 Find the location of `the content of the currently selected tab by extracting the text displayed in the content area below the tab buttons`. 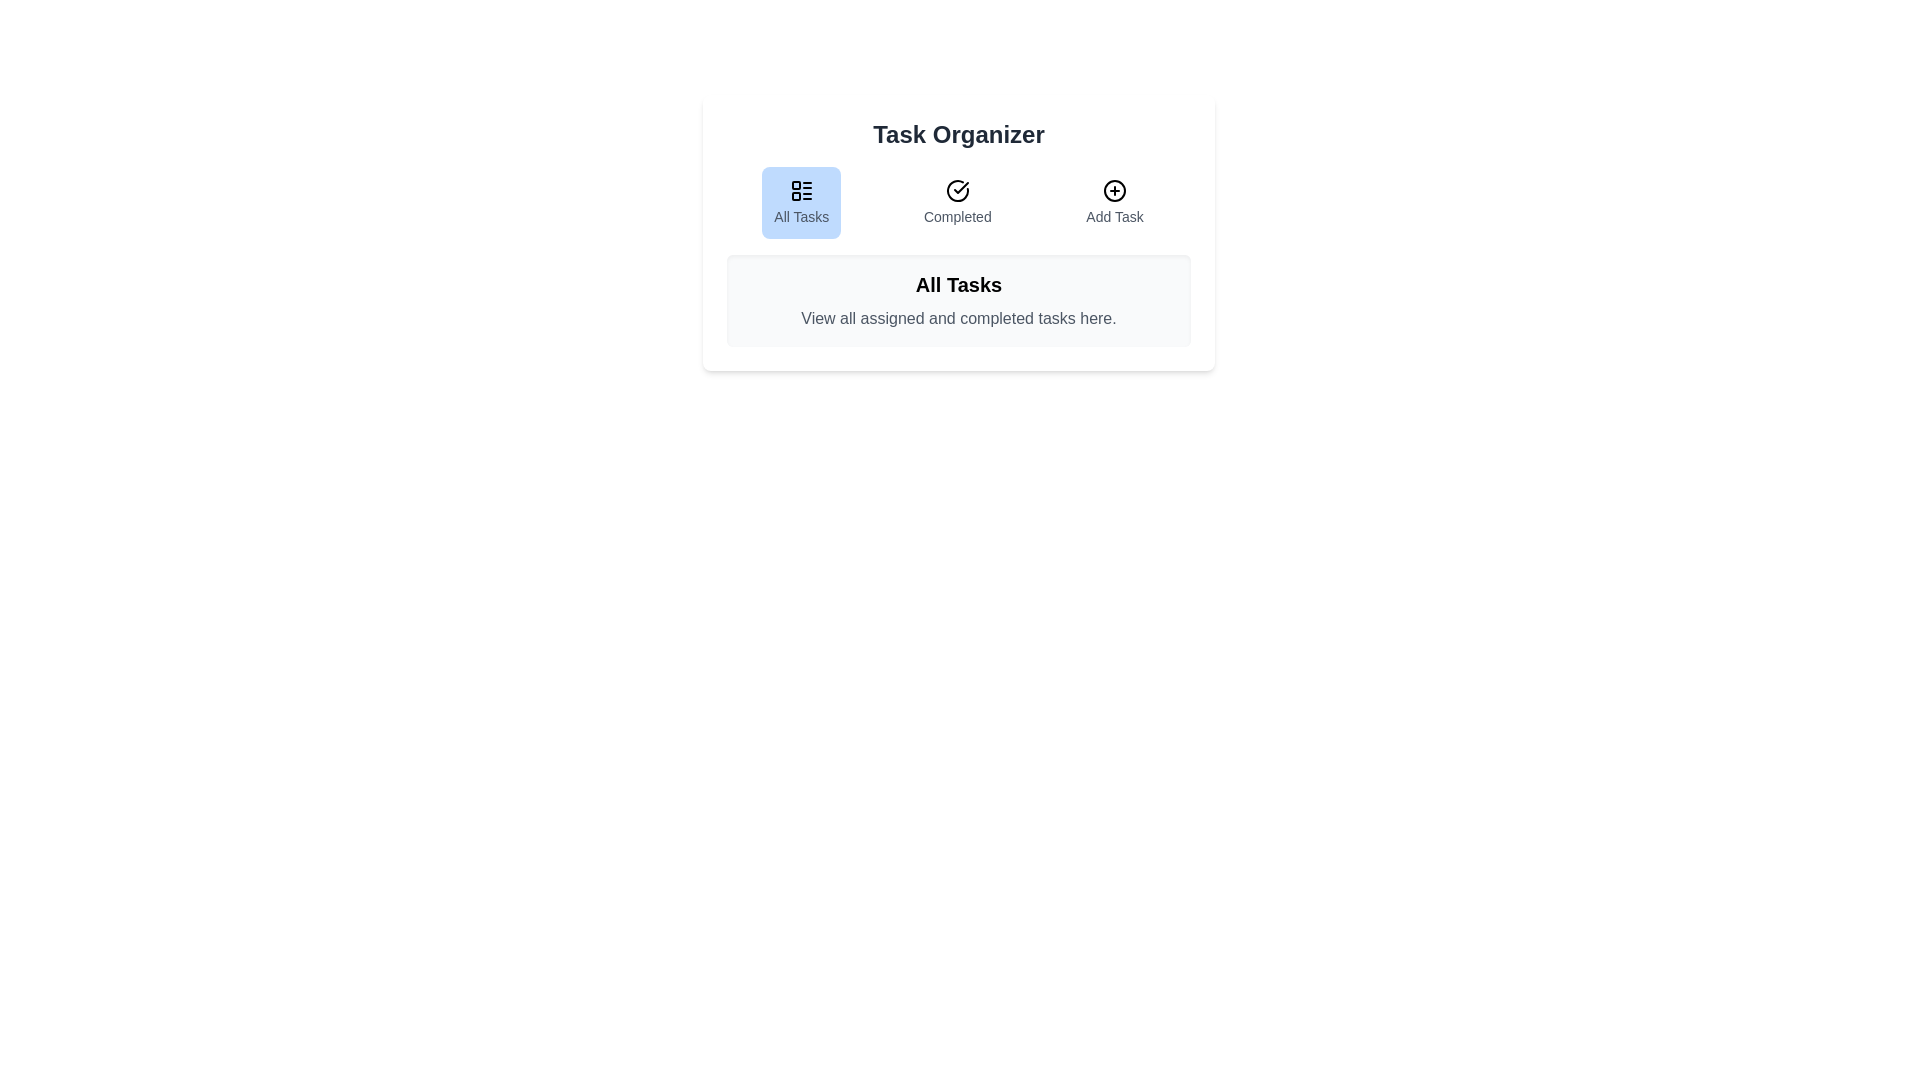

the content of the currently selected tab by extracting the text displayed in the content area below the tab buttons is located at coordinates (958, 300).